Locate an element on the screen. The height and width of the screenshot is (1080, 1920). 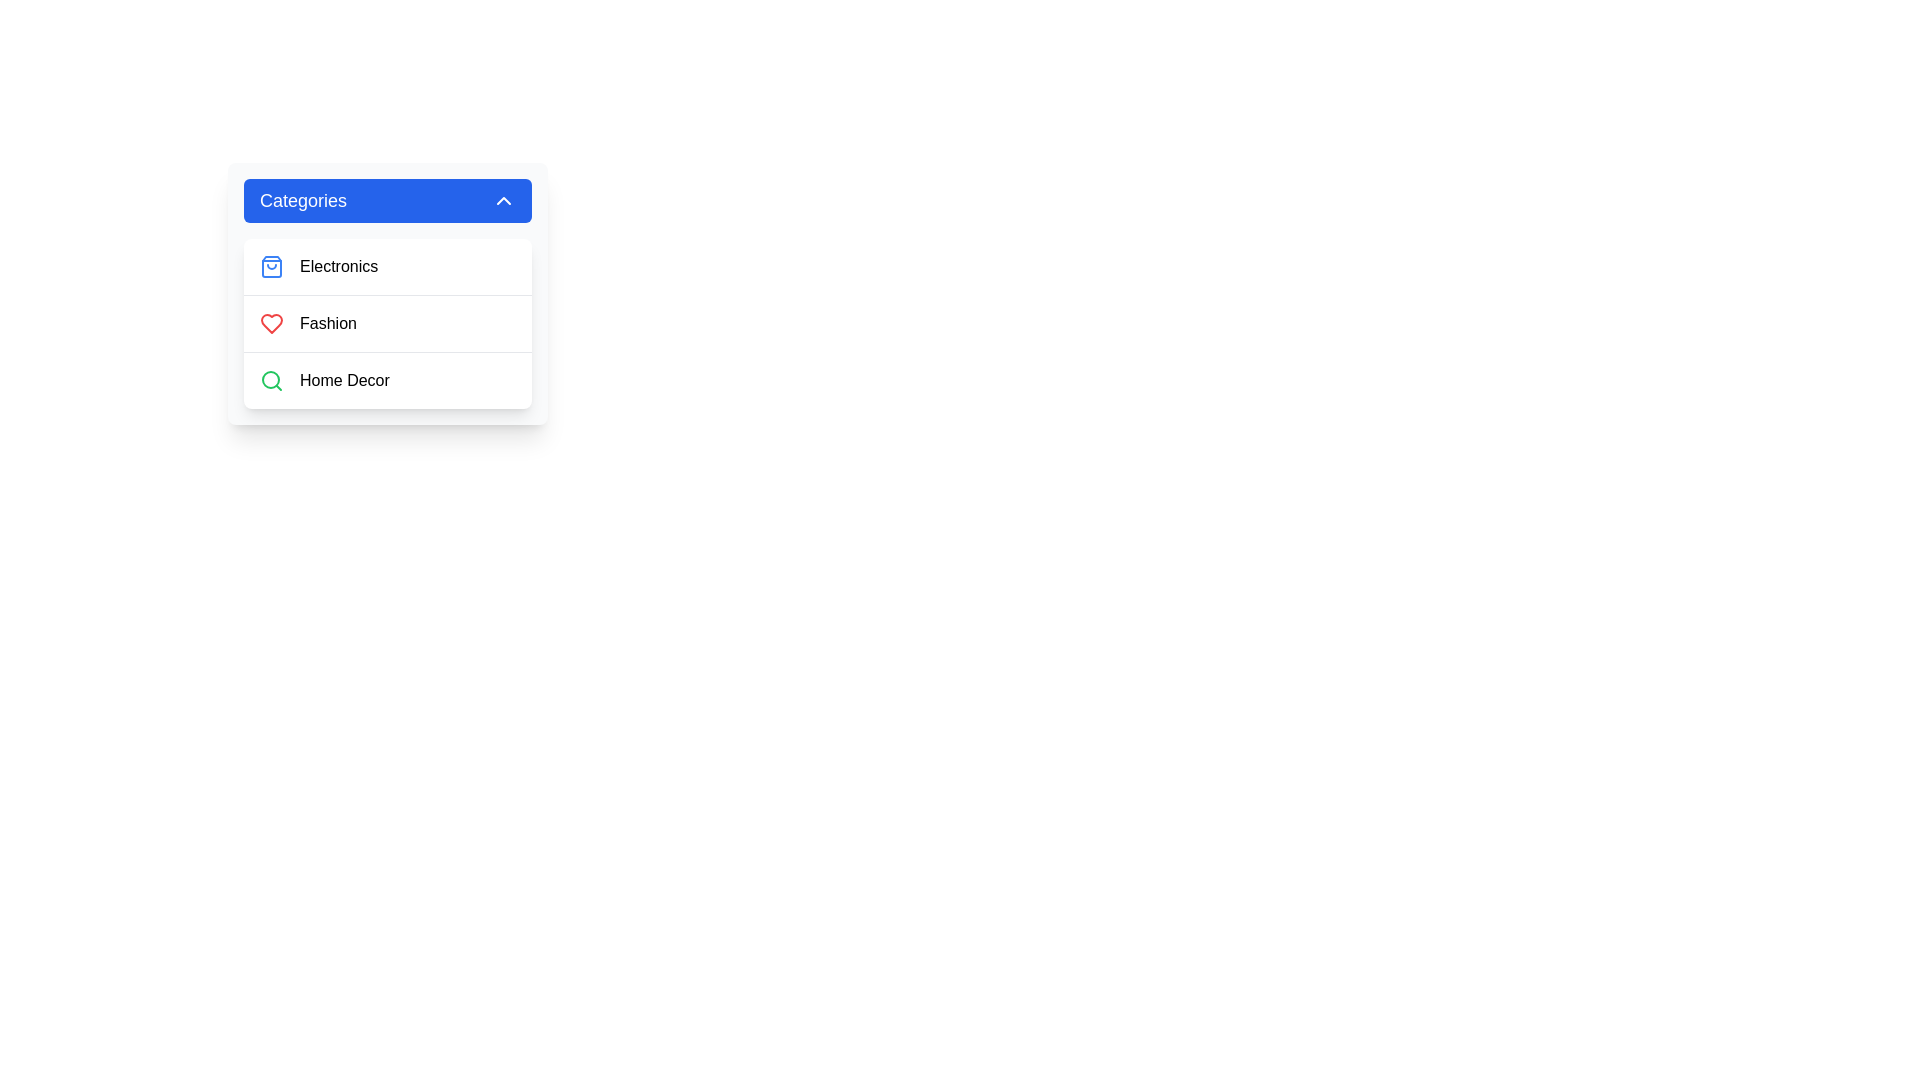
the 'Fashion' list item for keyboard navigation is located at coordinates (388, 323).